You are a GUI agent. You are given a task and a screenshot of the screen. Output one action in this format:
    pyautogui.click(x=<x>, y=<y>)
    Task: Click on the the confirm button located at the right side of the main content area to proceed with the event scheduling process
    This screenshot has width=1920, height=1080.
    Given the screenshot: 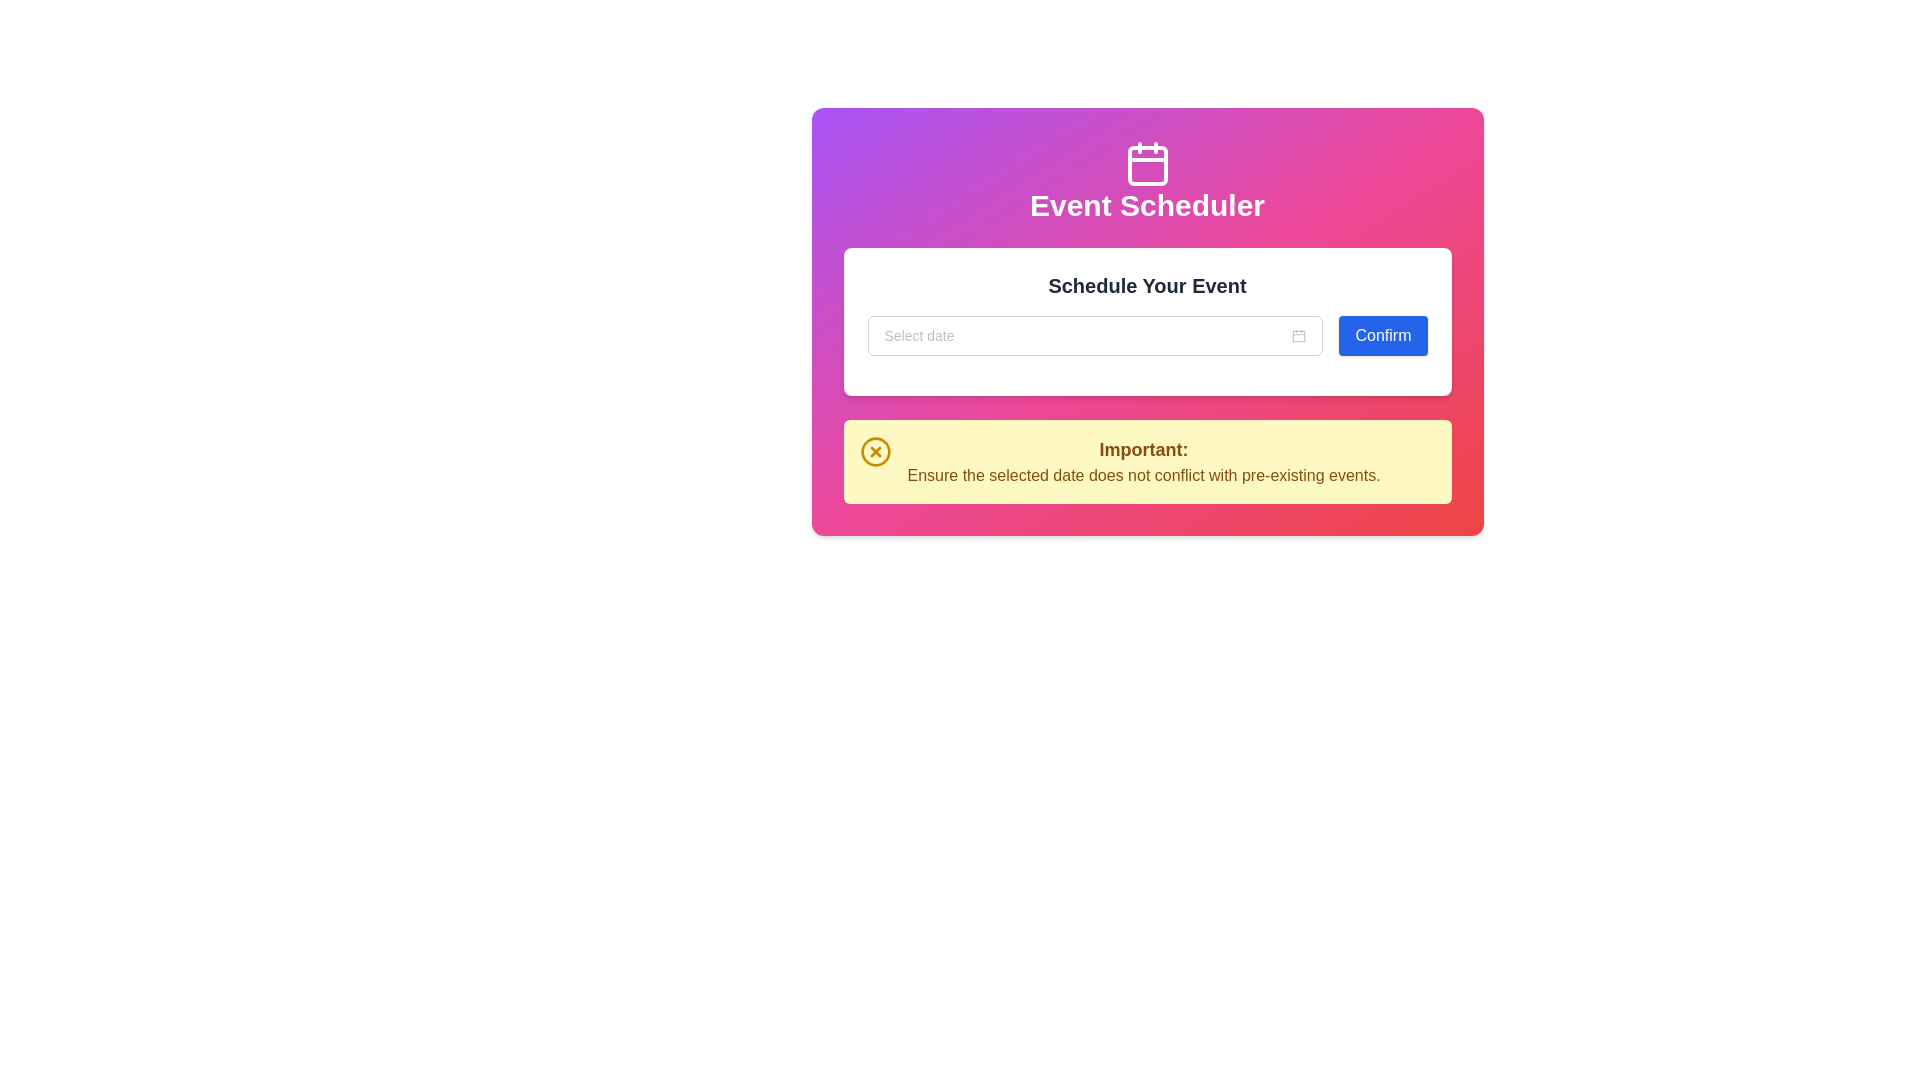 What is the action you would take?
    pyautogui.click(x=1381, y=334)
    